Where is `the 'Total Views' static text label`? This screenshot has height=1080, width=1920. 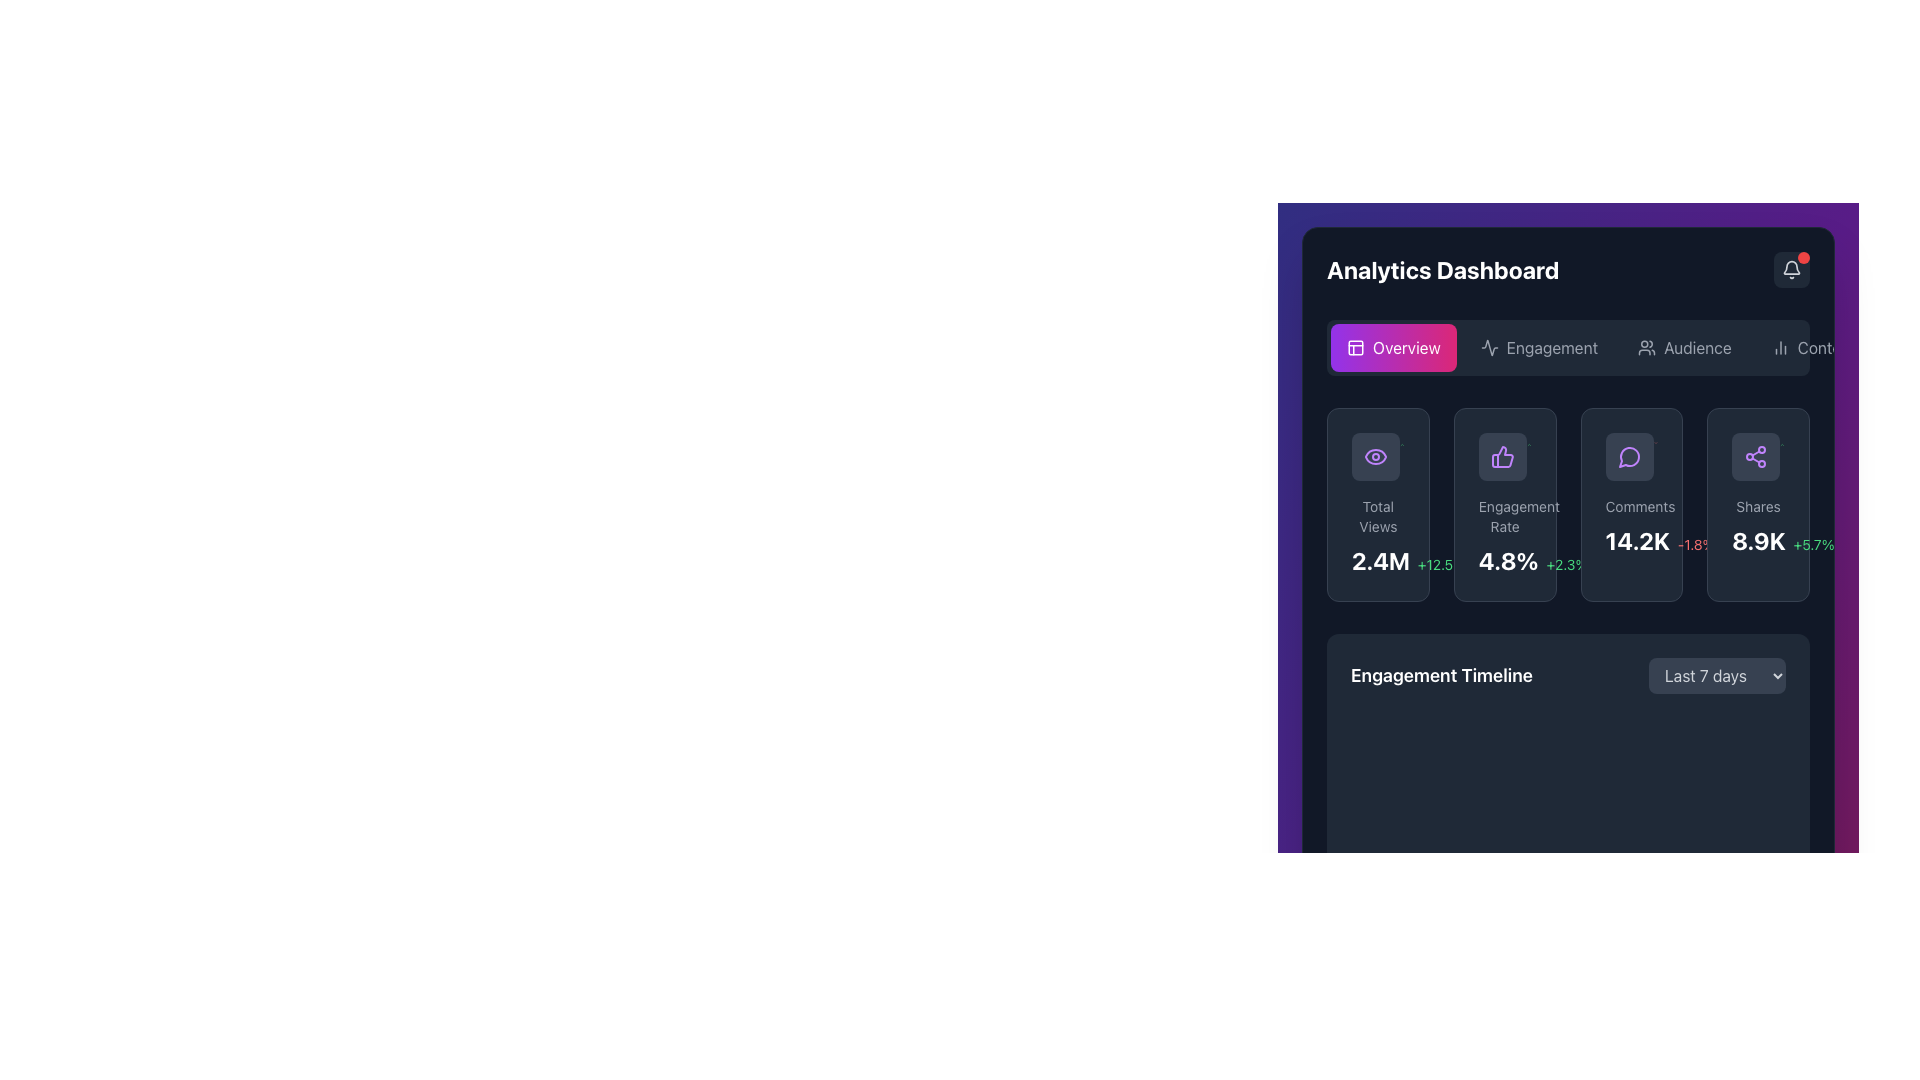 the 'Total Views' static text label is located at coordinates (1377, 515).